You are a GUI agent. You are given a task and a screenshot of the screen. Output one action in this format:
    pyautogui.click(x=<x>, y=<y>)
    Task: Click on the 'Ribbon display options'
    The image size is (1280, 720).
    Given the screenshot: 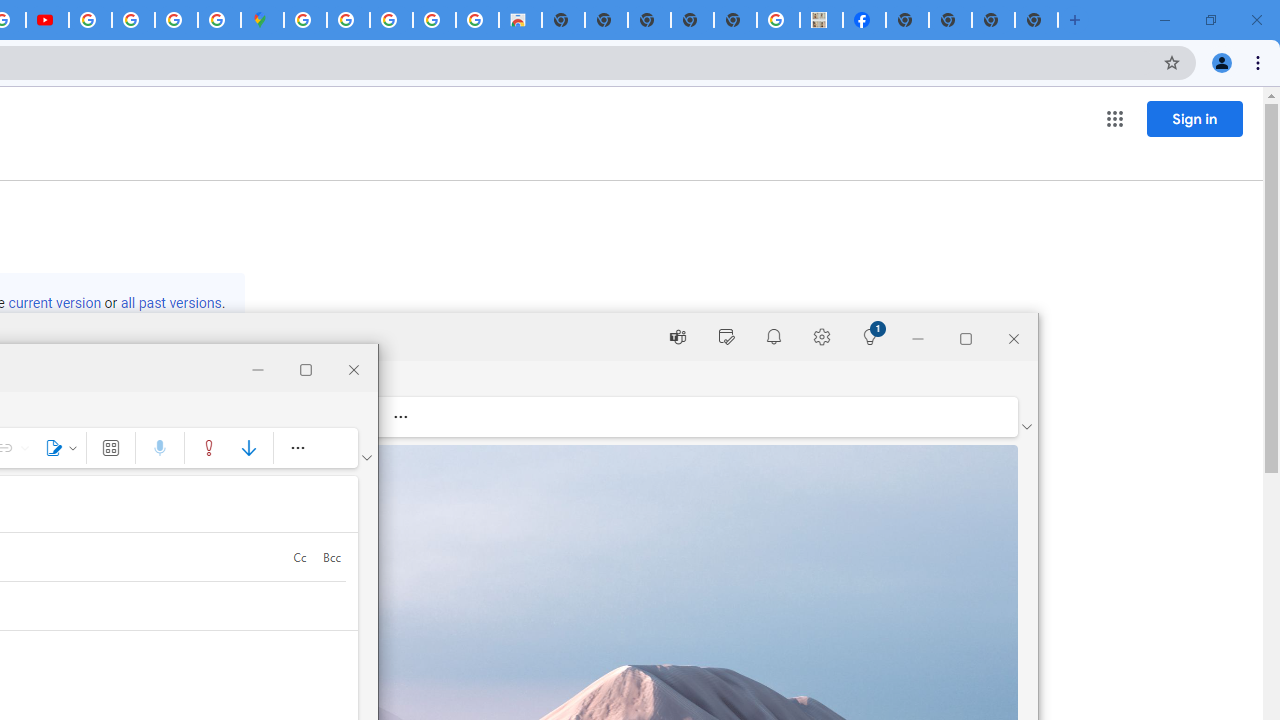 What is the action you would take?
    pyautogui.click(x=367, y=457)
    